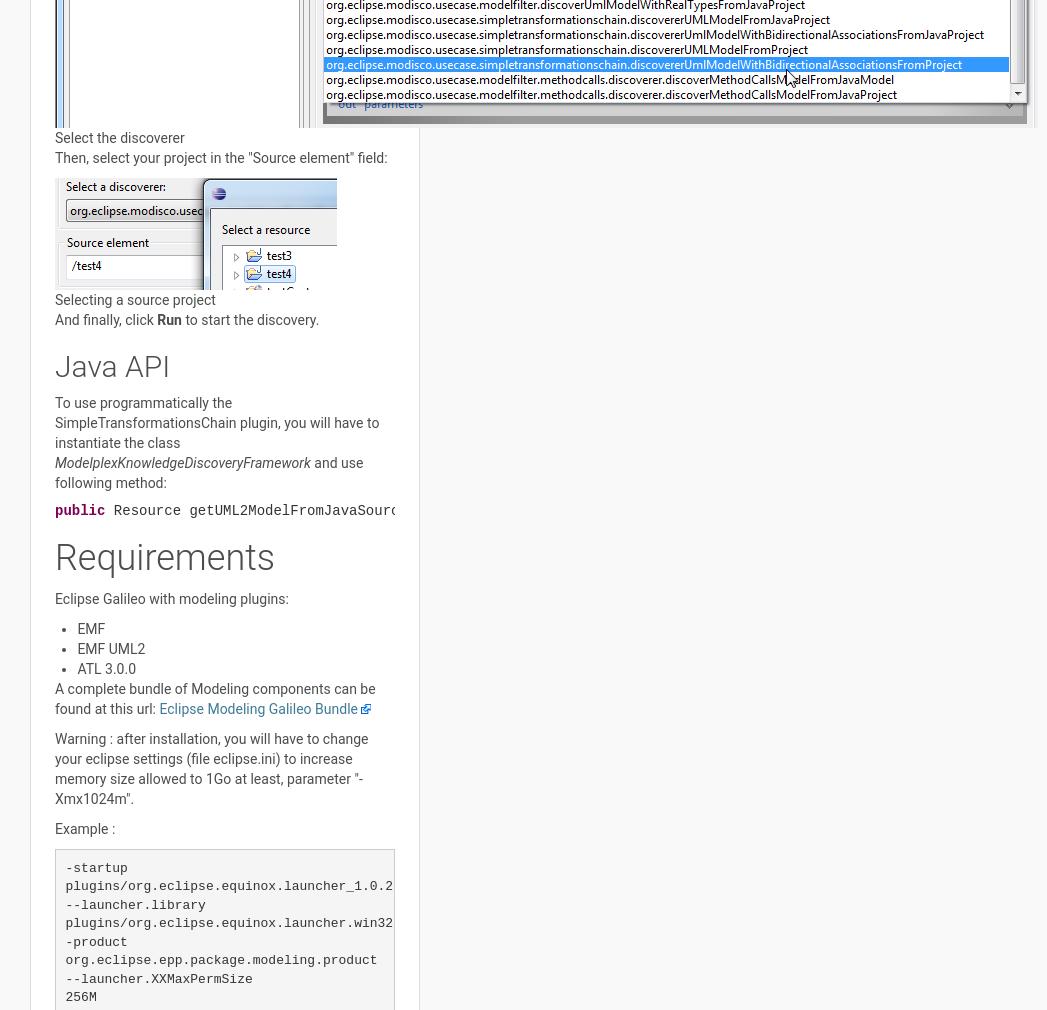  What do you see at coordinates (54, 769) in the screenshot?
I see `'Warning : after installation, you will have to change your eclipse settings (file eclipse.ini) to increase memory size allowed to 1Go at least, parameter "-Xmx1024m".'` at bounding box center [54, 769].